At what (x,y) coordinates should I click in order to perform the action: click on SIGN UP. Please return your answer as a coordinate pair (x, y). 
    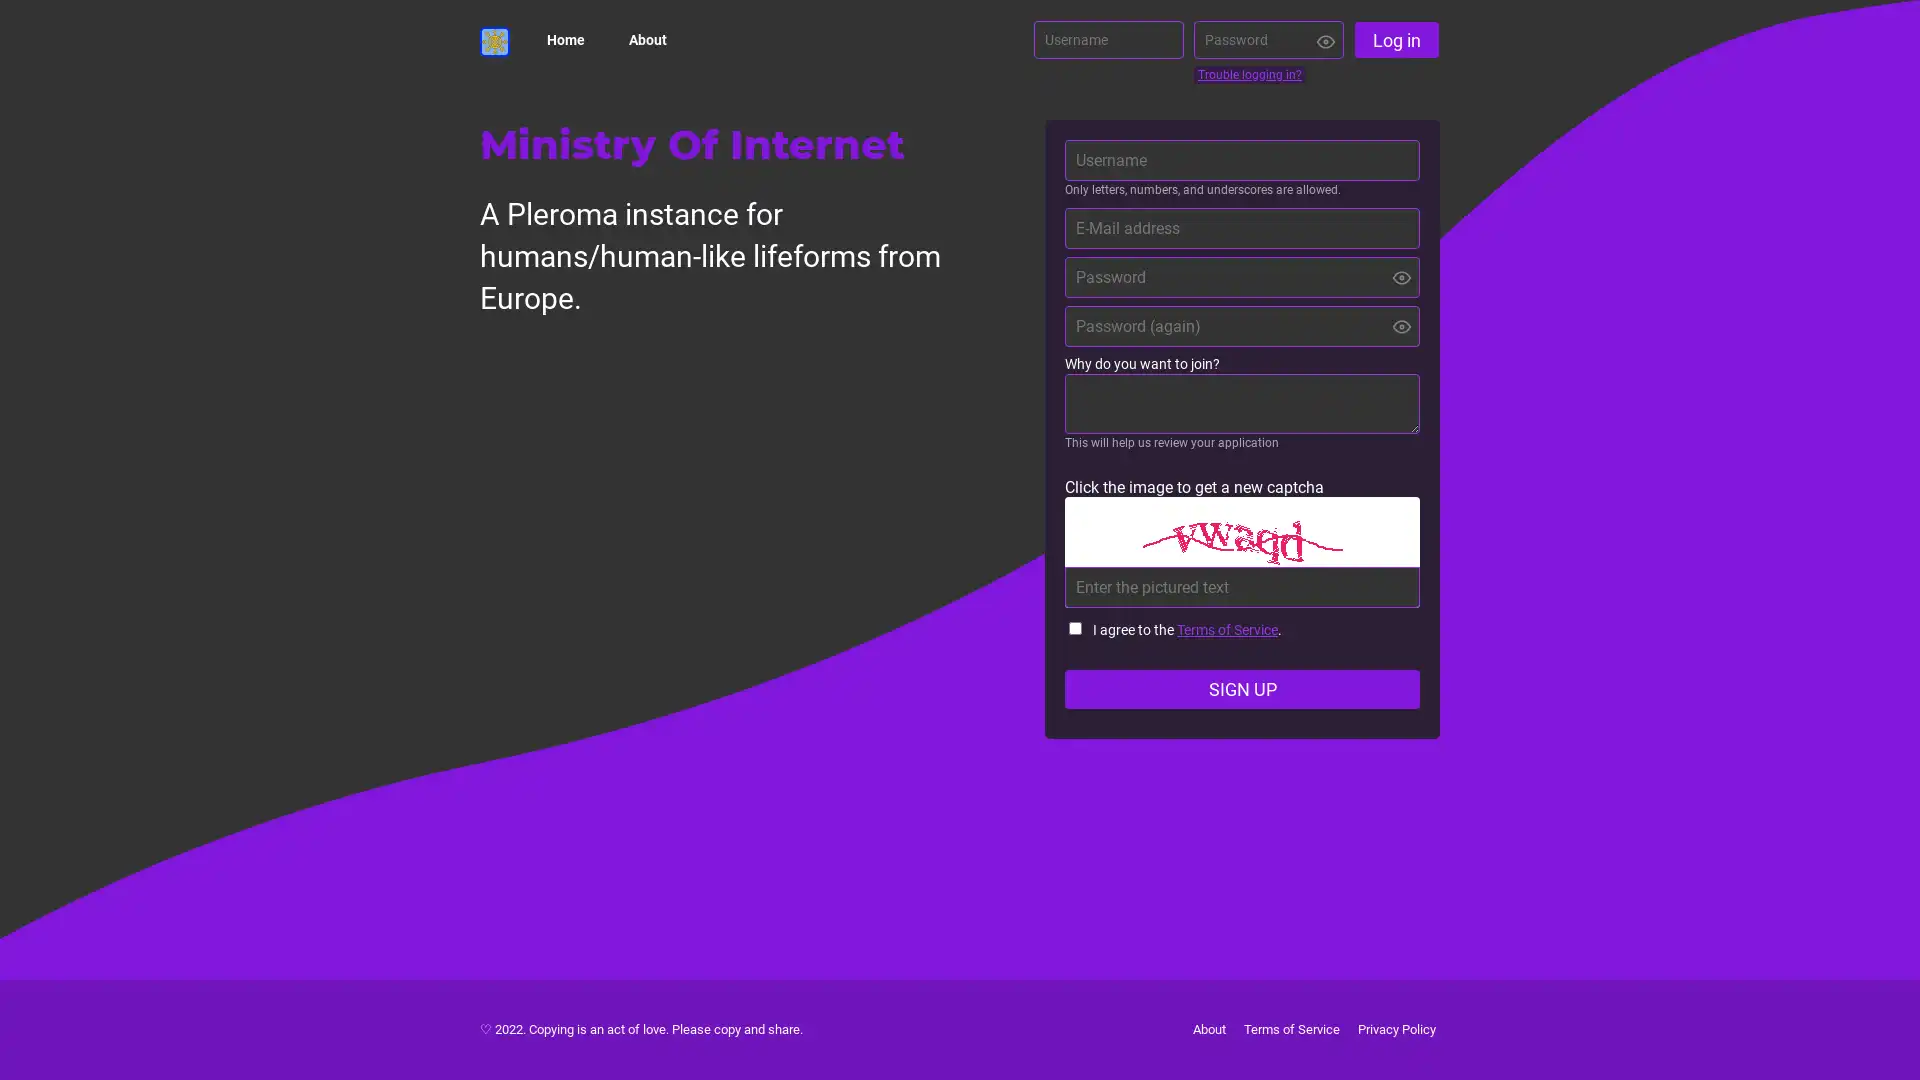
    Looking at the image, I should click on (1241, 688).